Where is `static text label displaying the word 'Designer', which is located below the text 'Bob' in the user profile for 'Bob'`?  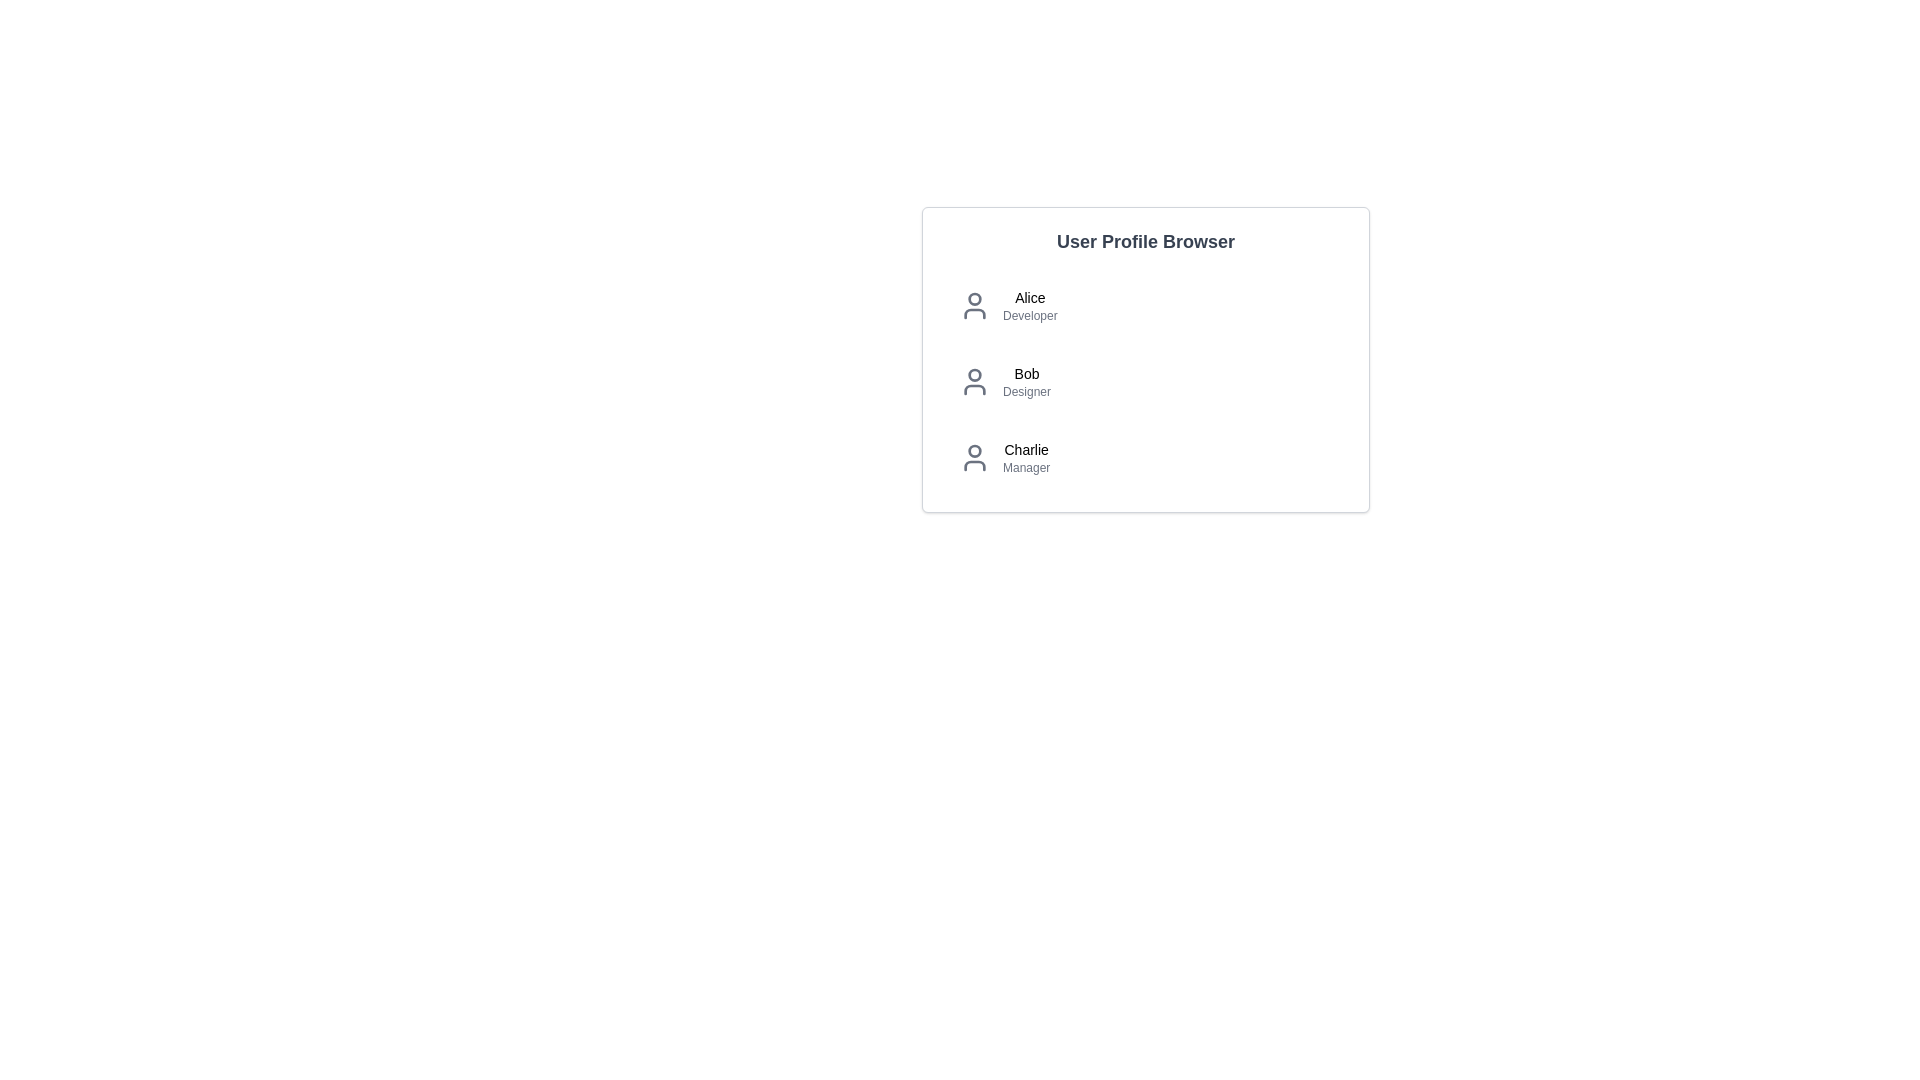
static text label displaying the word 'Designer', which is located below the text 'Bob' in the user profile for 'Bob' is located at coordinates (1027, 392).